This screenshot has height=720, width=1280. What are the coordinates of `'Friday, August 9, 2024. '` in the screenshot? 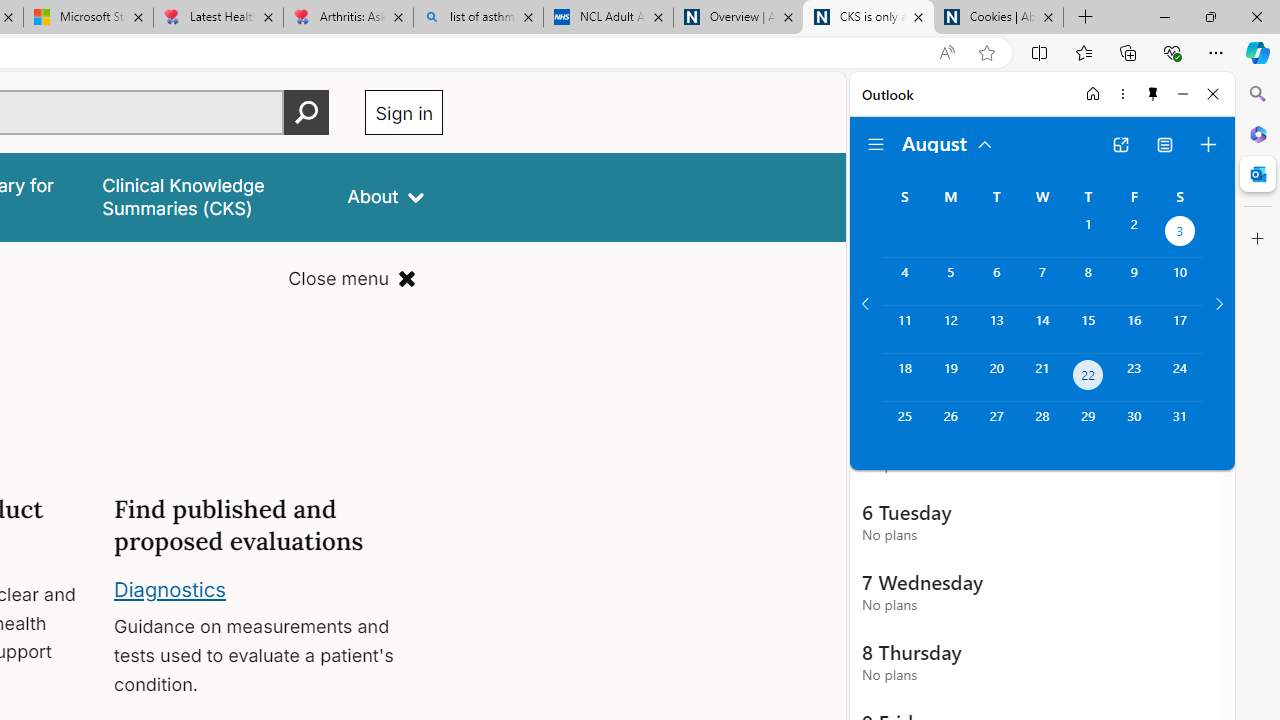 It's located at (1134, 281).